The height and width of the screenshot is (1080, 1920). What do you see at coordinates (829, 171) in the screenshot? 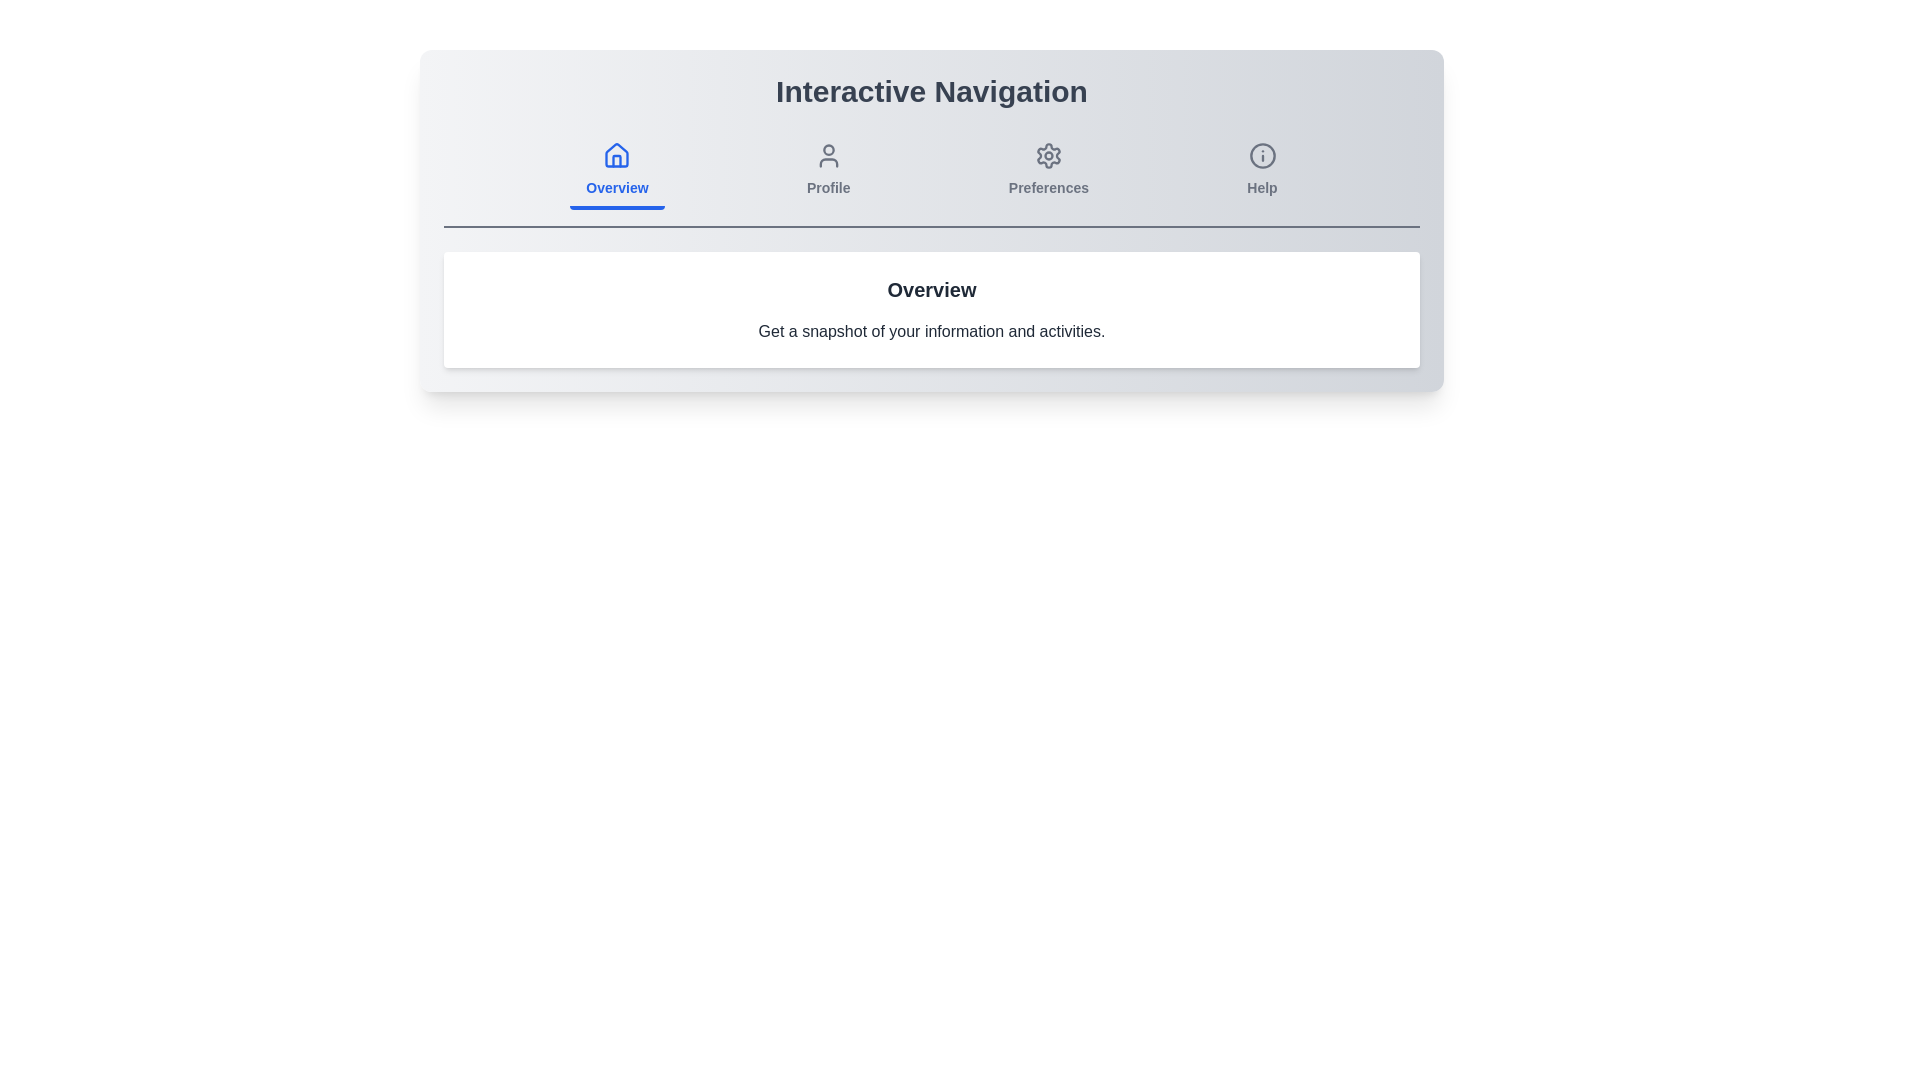
I see `the Profile tab icon to see the hover effect` at bounding box center [829, 171].